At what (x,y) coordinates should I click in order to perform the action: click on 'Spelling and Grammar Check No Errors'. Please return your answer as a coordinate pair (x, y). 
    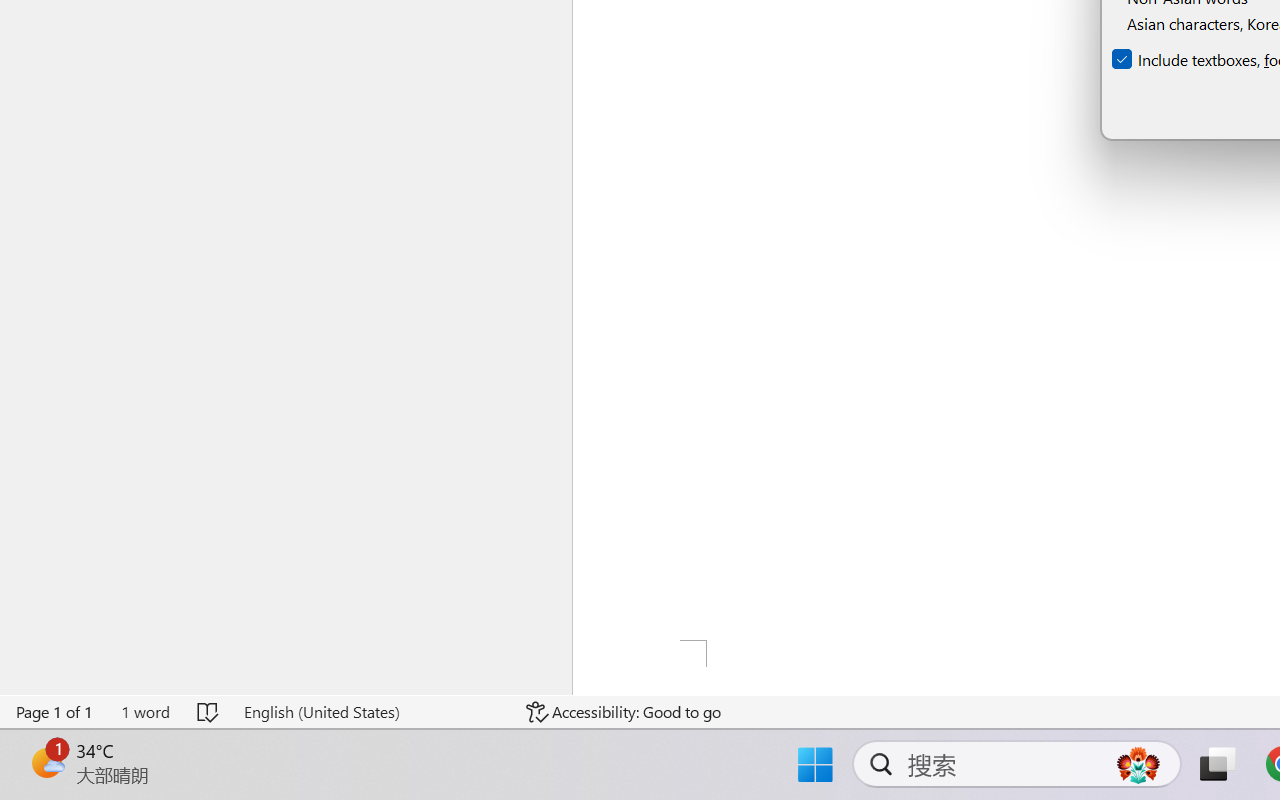
    Looking at the image, I should click on (209, 711).